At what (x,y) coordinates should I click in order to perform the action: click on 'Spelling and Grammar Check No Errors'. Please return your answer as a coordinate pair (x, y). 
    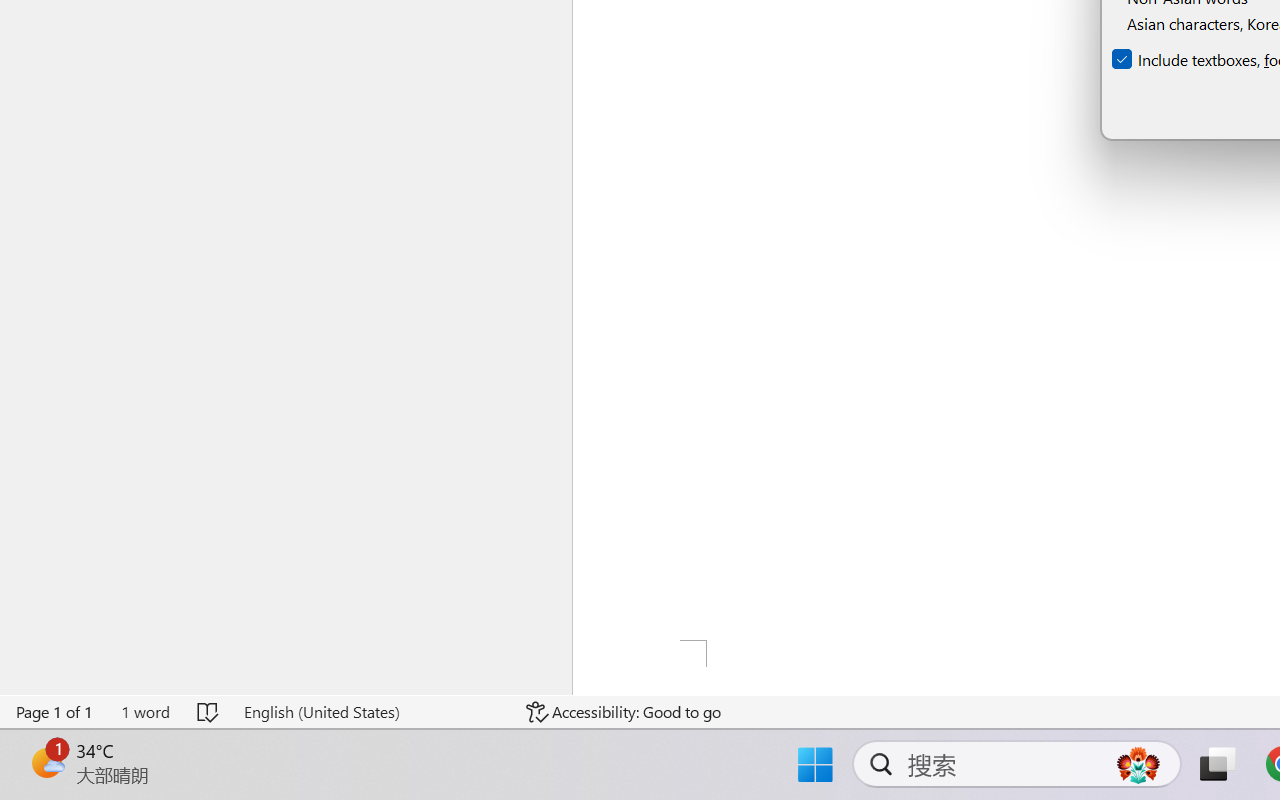
    Looking at the image, I should click on (209, 711).